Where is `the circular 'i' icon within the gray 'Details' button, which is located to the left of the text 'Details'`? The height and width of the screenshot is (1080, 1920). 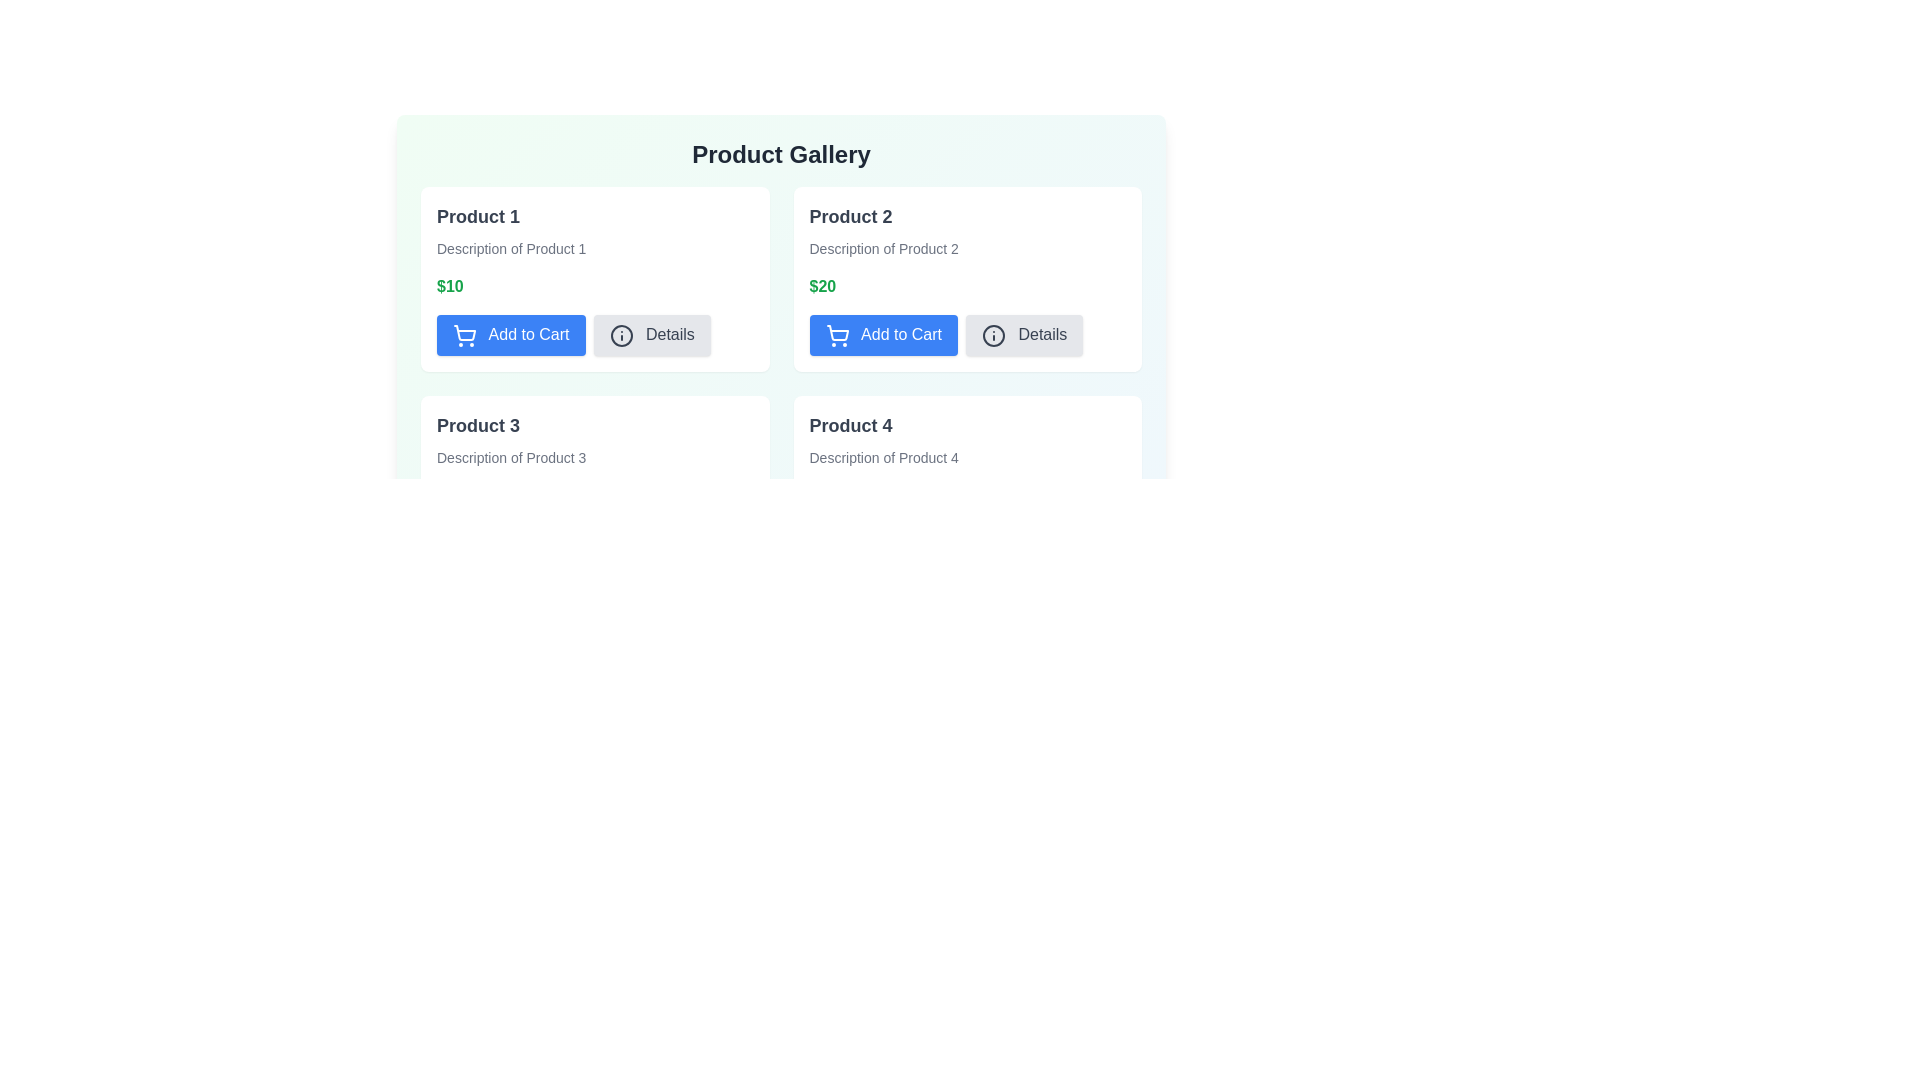
the circular 'i' icon within the gray 'Details' button, which is located to the left of the text 'Details' is located at coordinates (620, 334).